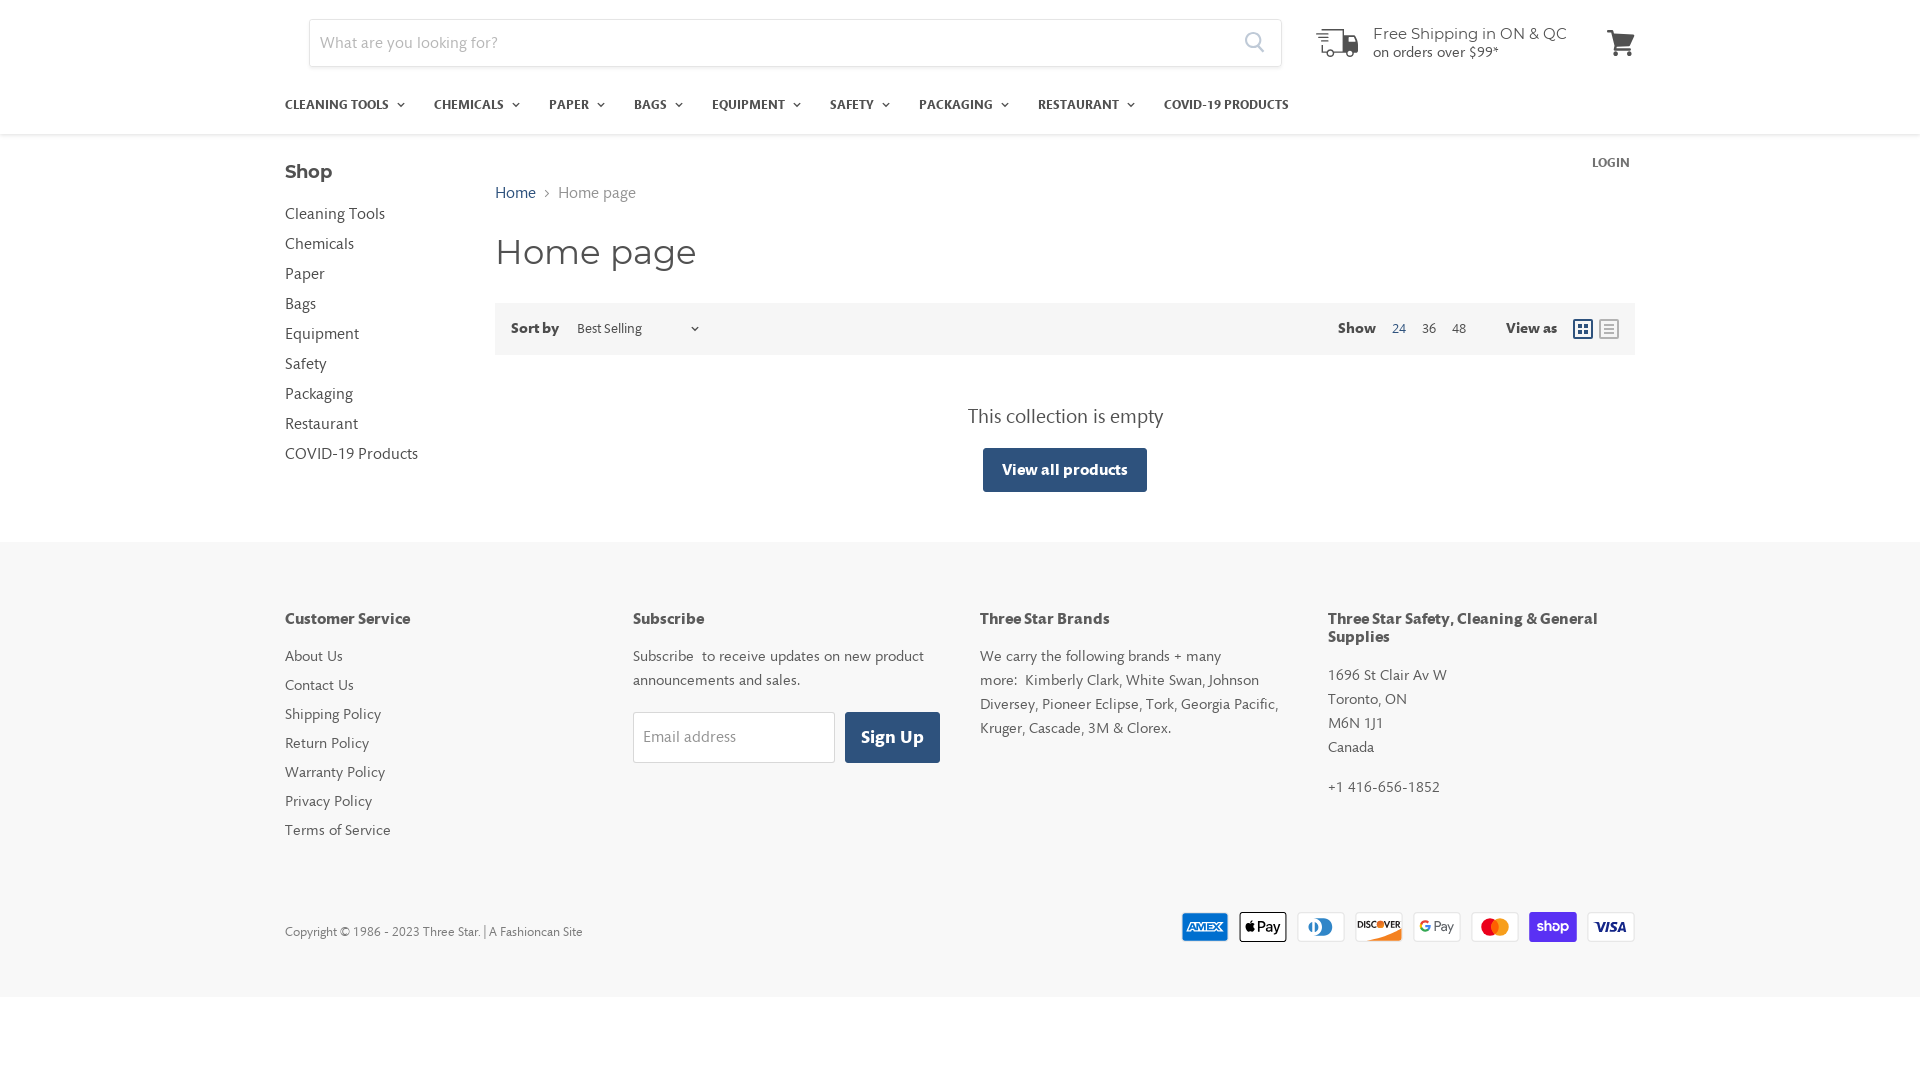 Image resolution: width=1920 pixels, height=1080 pixels. Describe the element at coordinates (299, 303) in the screenshot. I see `'Bags'` at that location.